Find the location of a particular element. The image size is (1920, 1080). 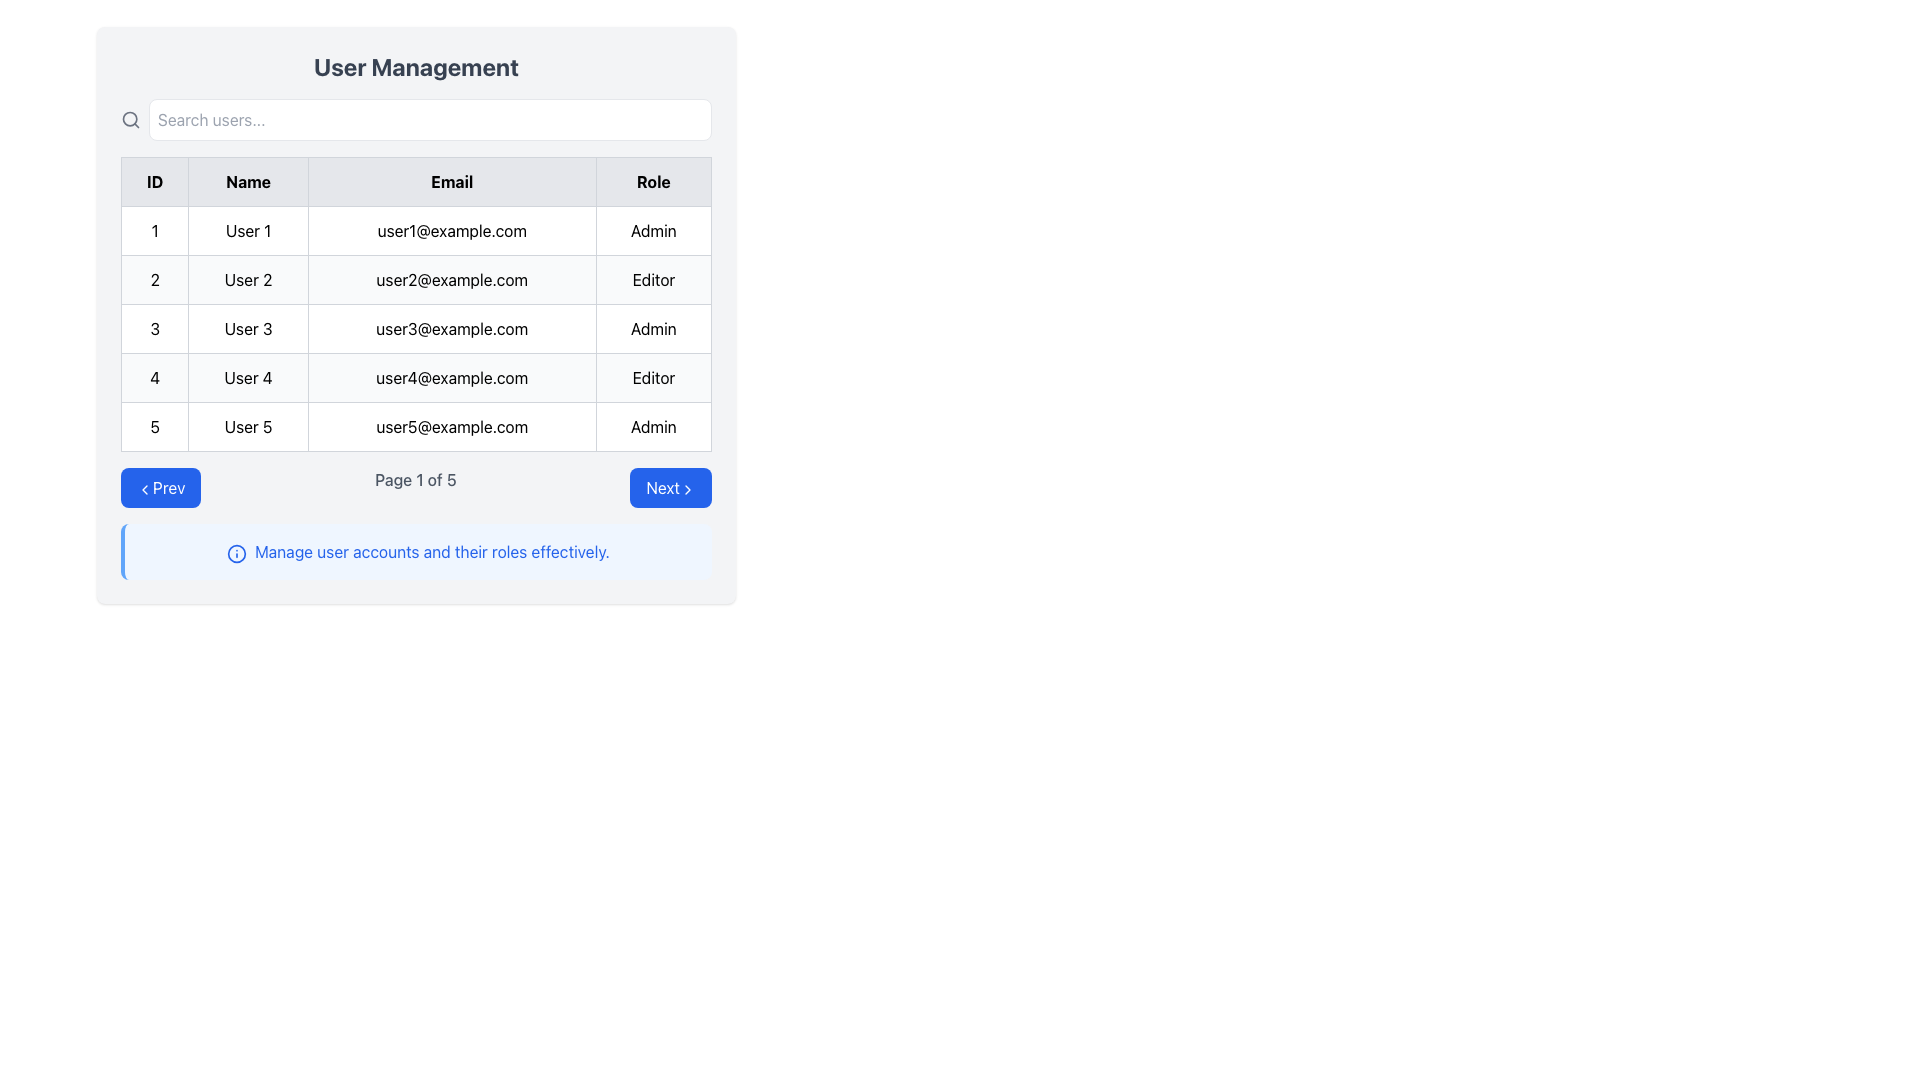

the text label displaying the numeral '1' in the ID cell of the user management table, which is located in the first column of the first row is located at coordinates (154, 230).